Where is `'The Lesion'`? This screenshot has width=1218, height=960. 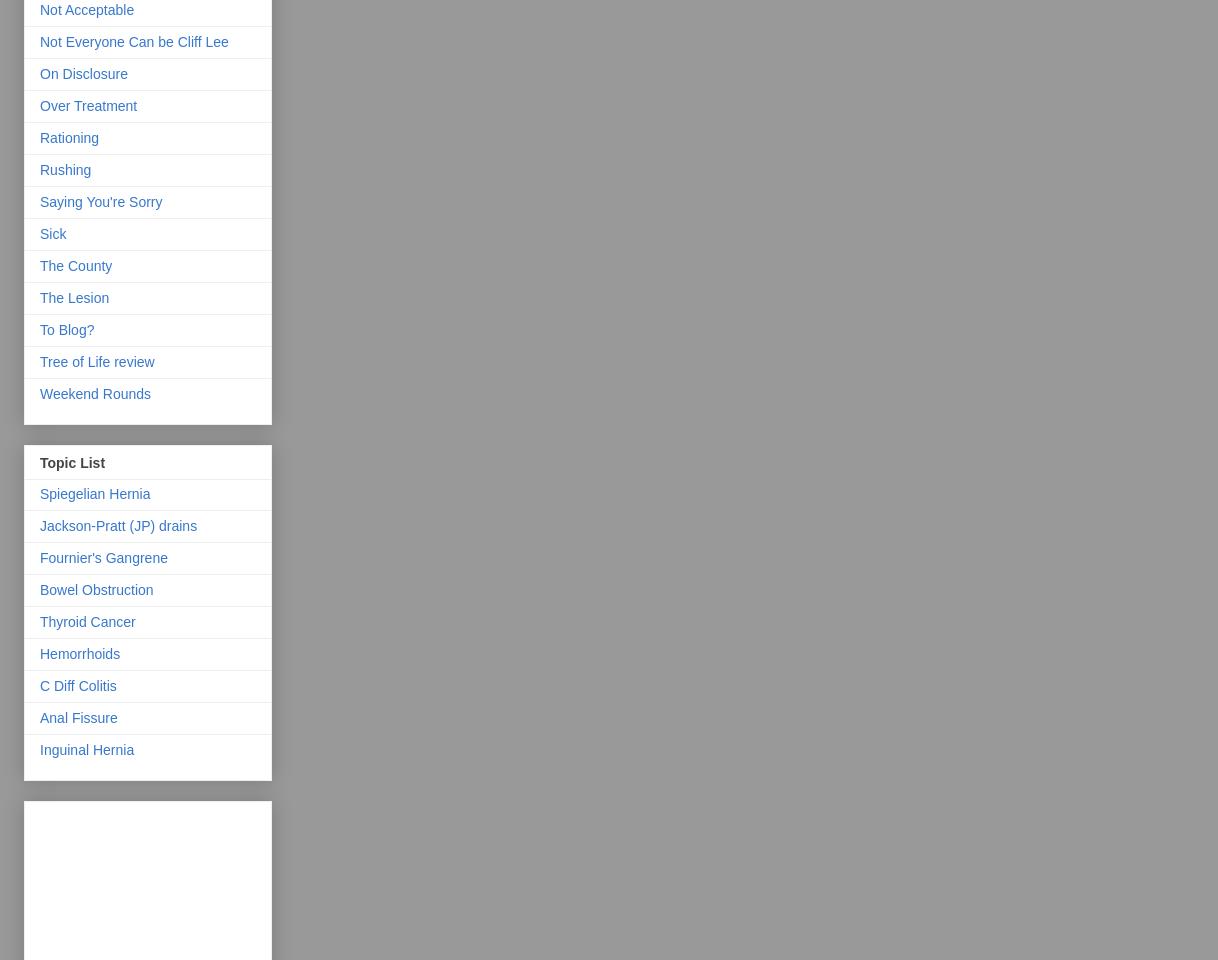 'The Lesion' is located at coordinates (39, 296).